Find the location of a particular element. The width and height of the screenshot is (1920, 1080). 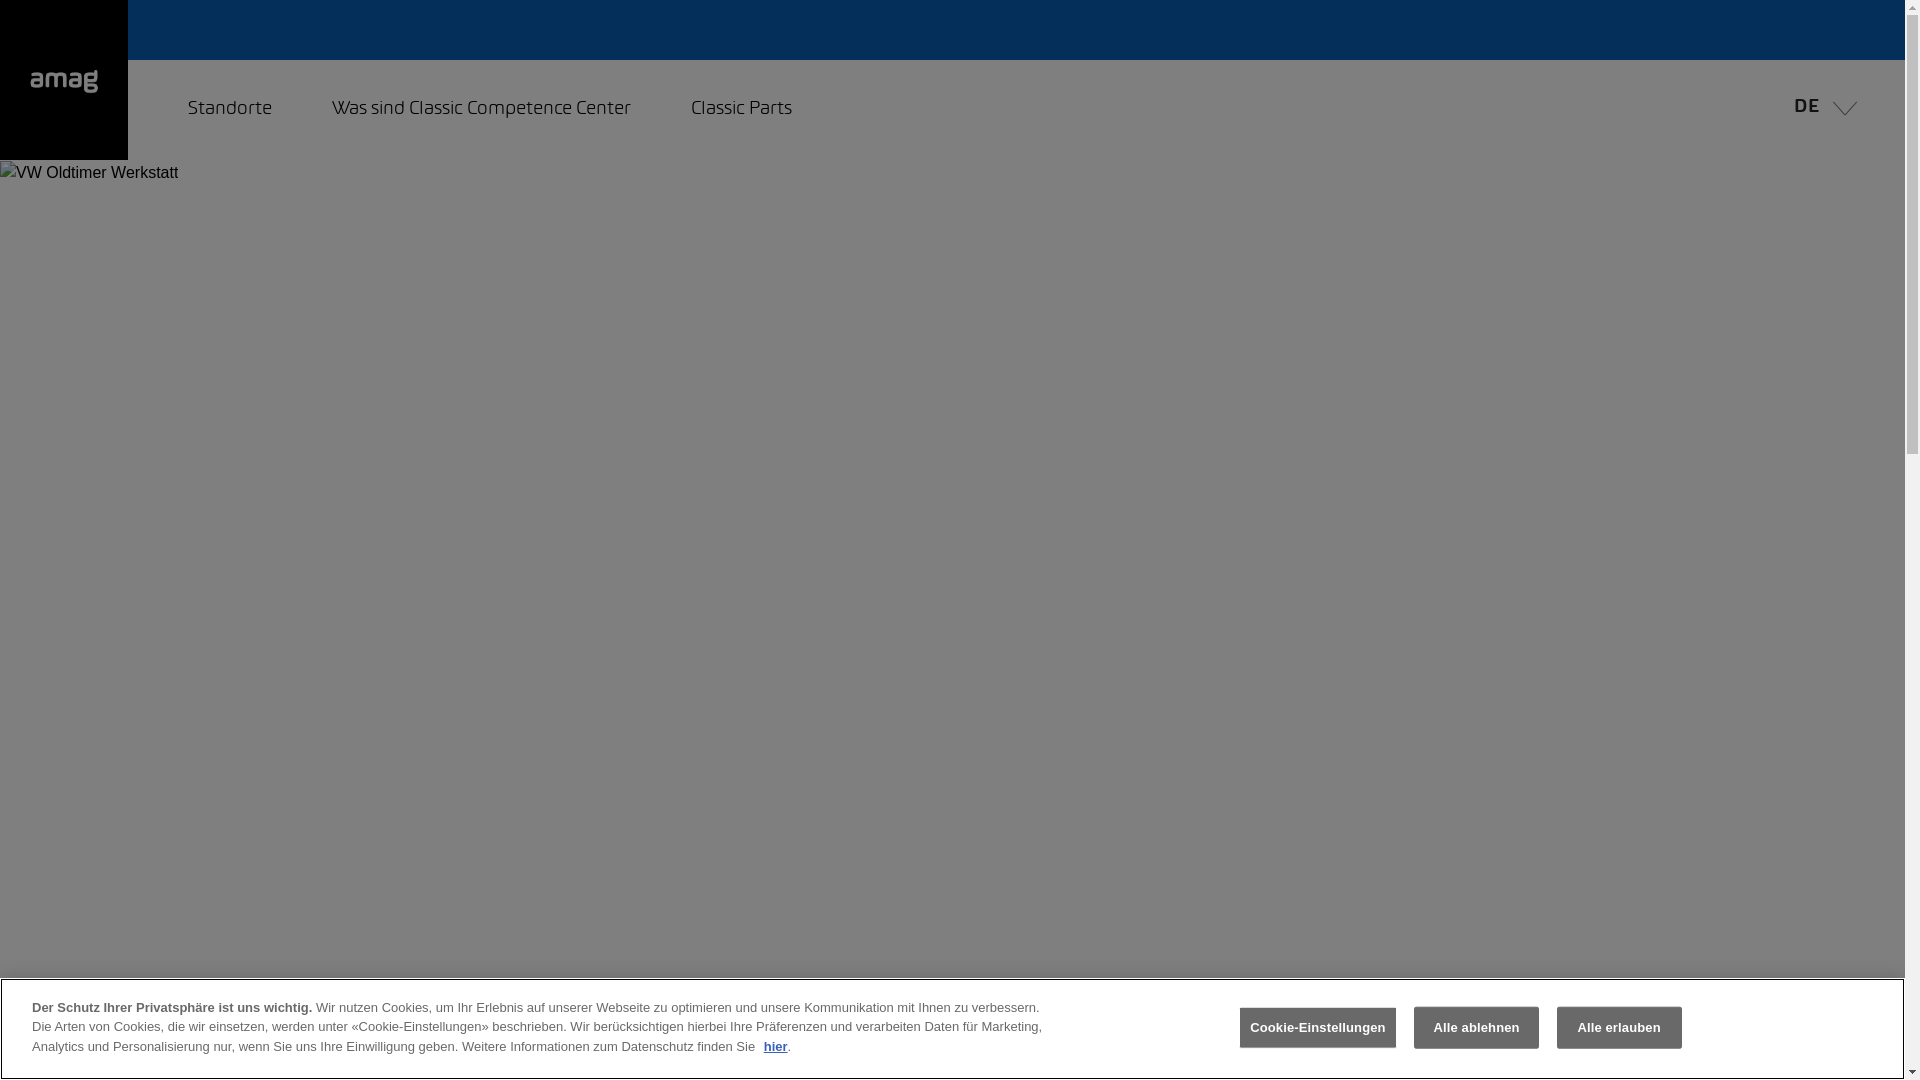

'DE' is located at coordinates (1820, 110).